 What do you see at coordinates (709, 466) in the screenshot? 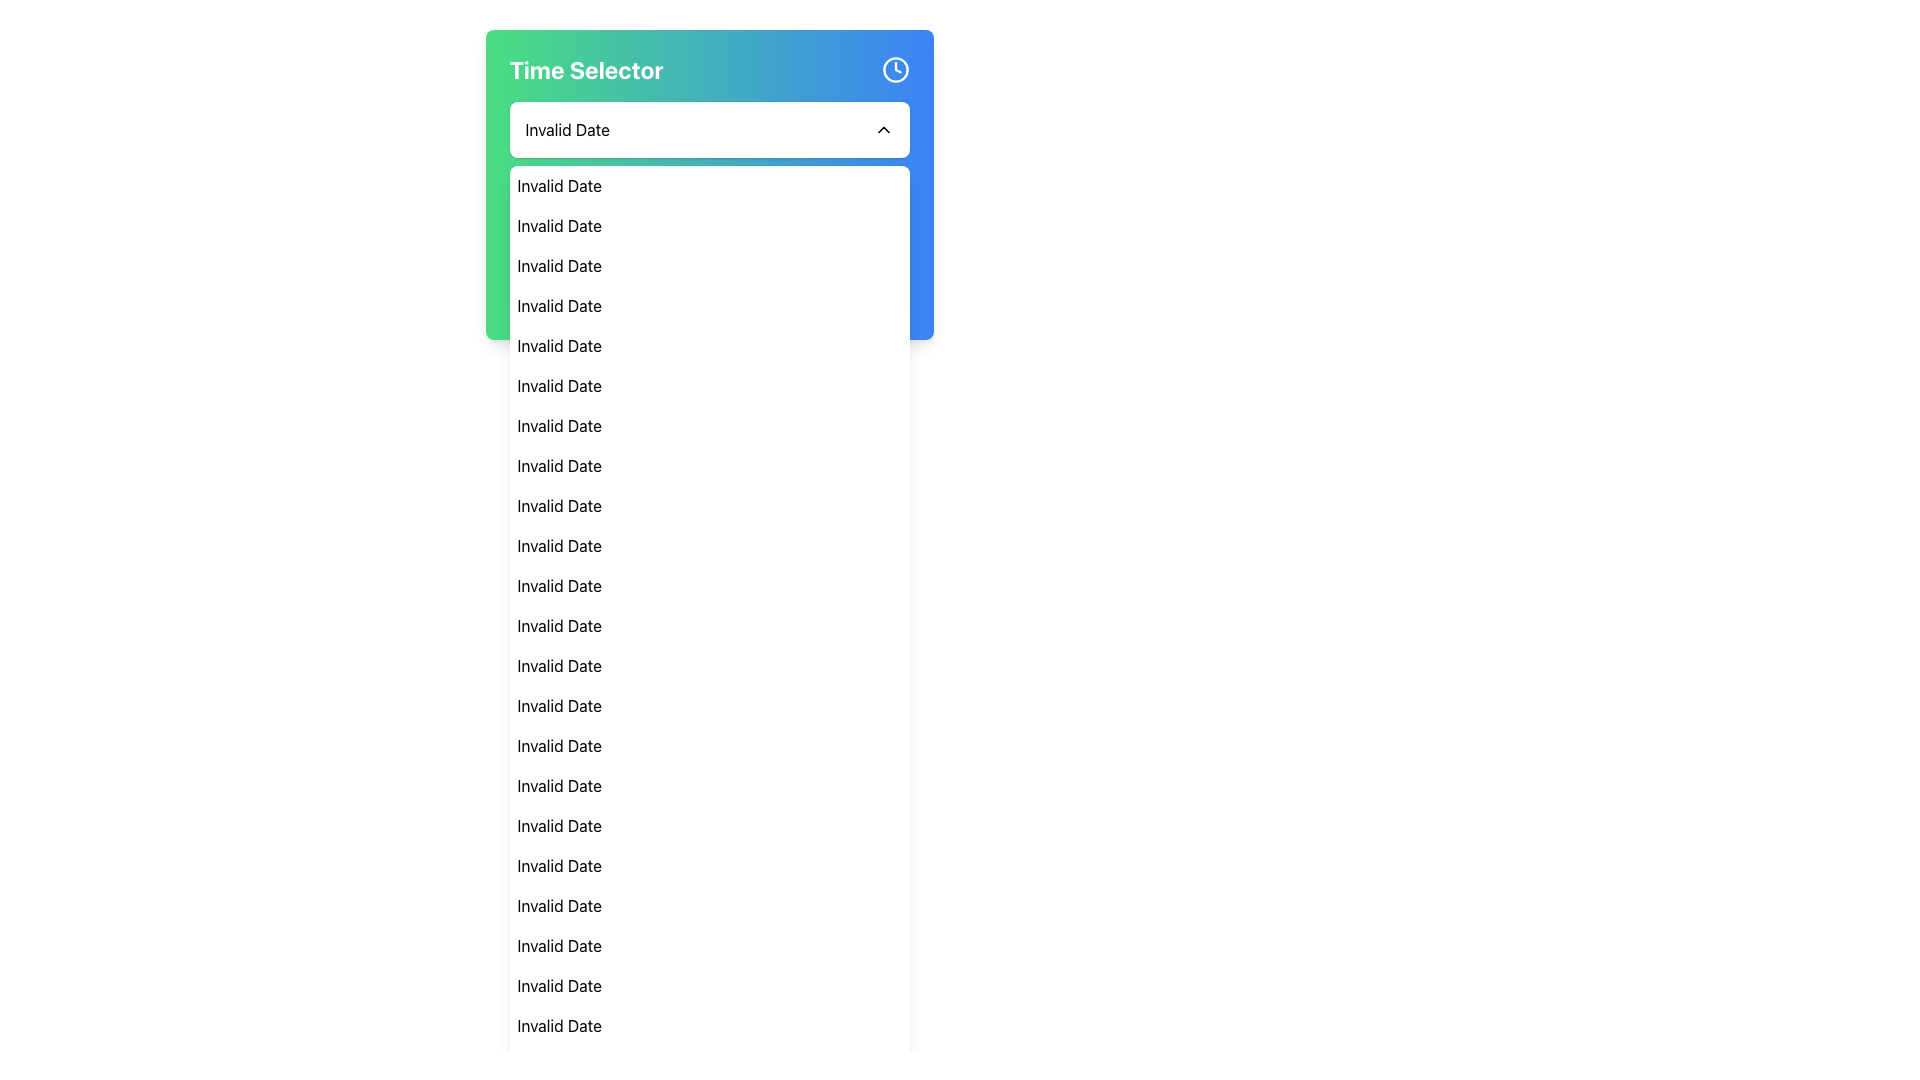
I see `the list item displaying 'Invalid Date'` at bounding box center [709, 466].